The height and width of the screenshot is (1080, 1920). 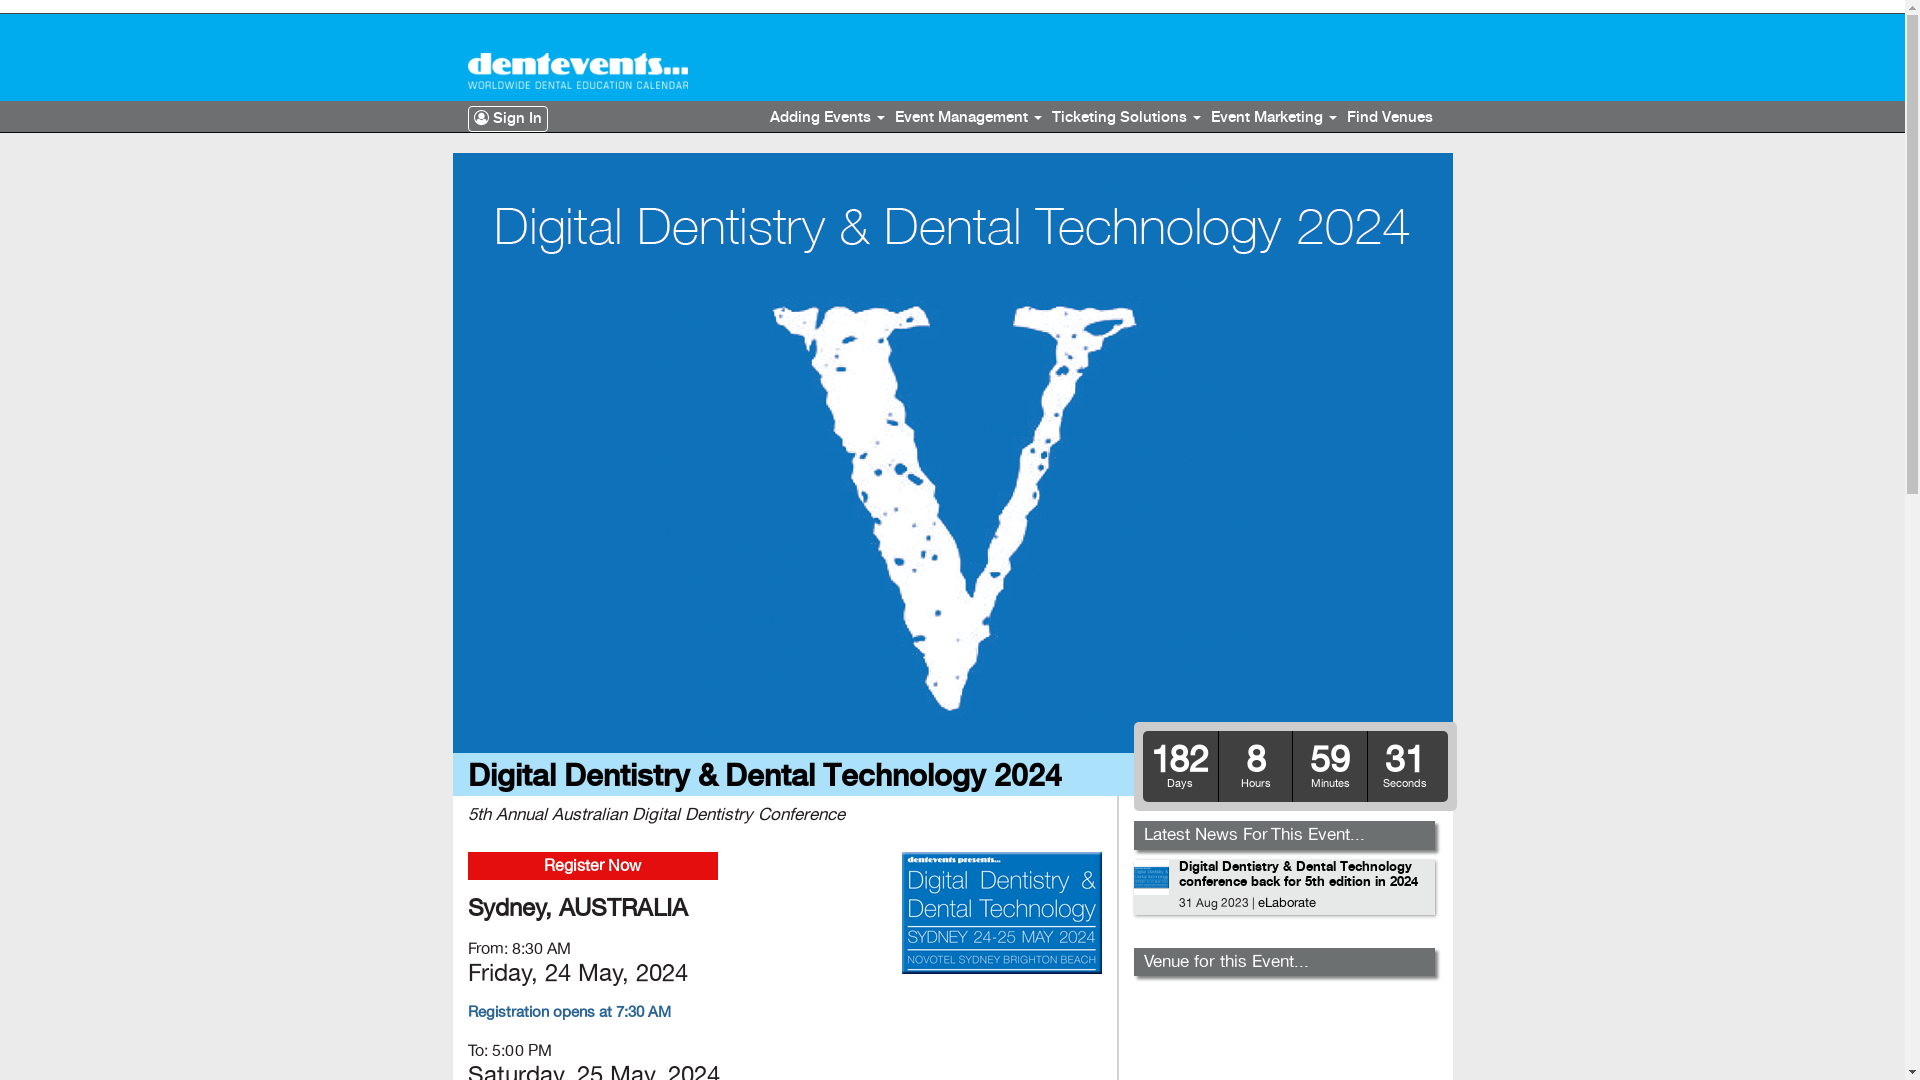 I want to click on 'Find Venues', so click(x=1389, y=118).